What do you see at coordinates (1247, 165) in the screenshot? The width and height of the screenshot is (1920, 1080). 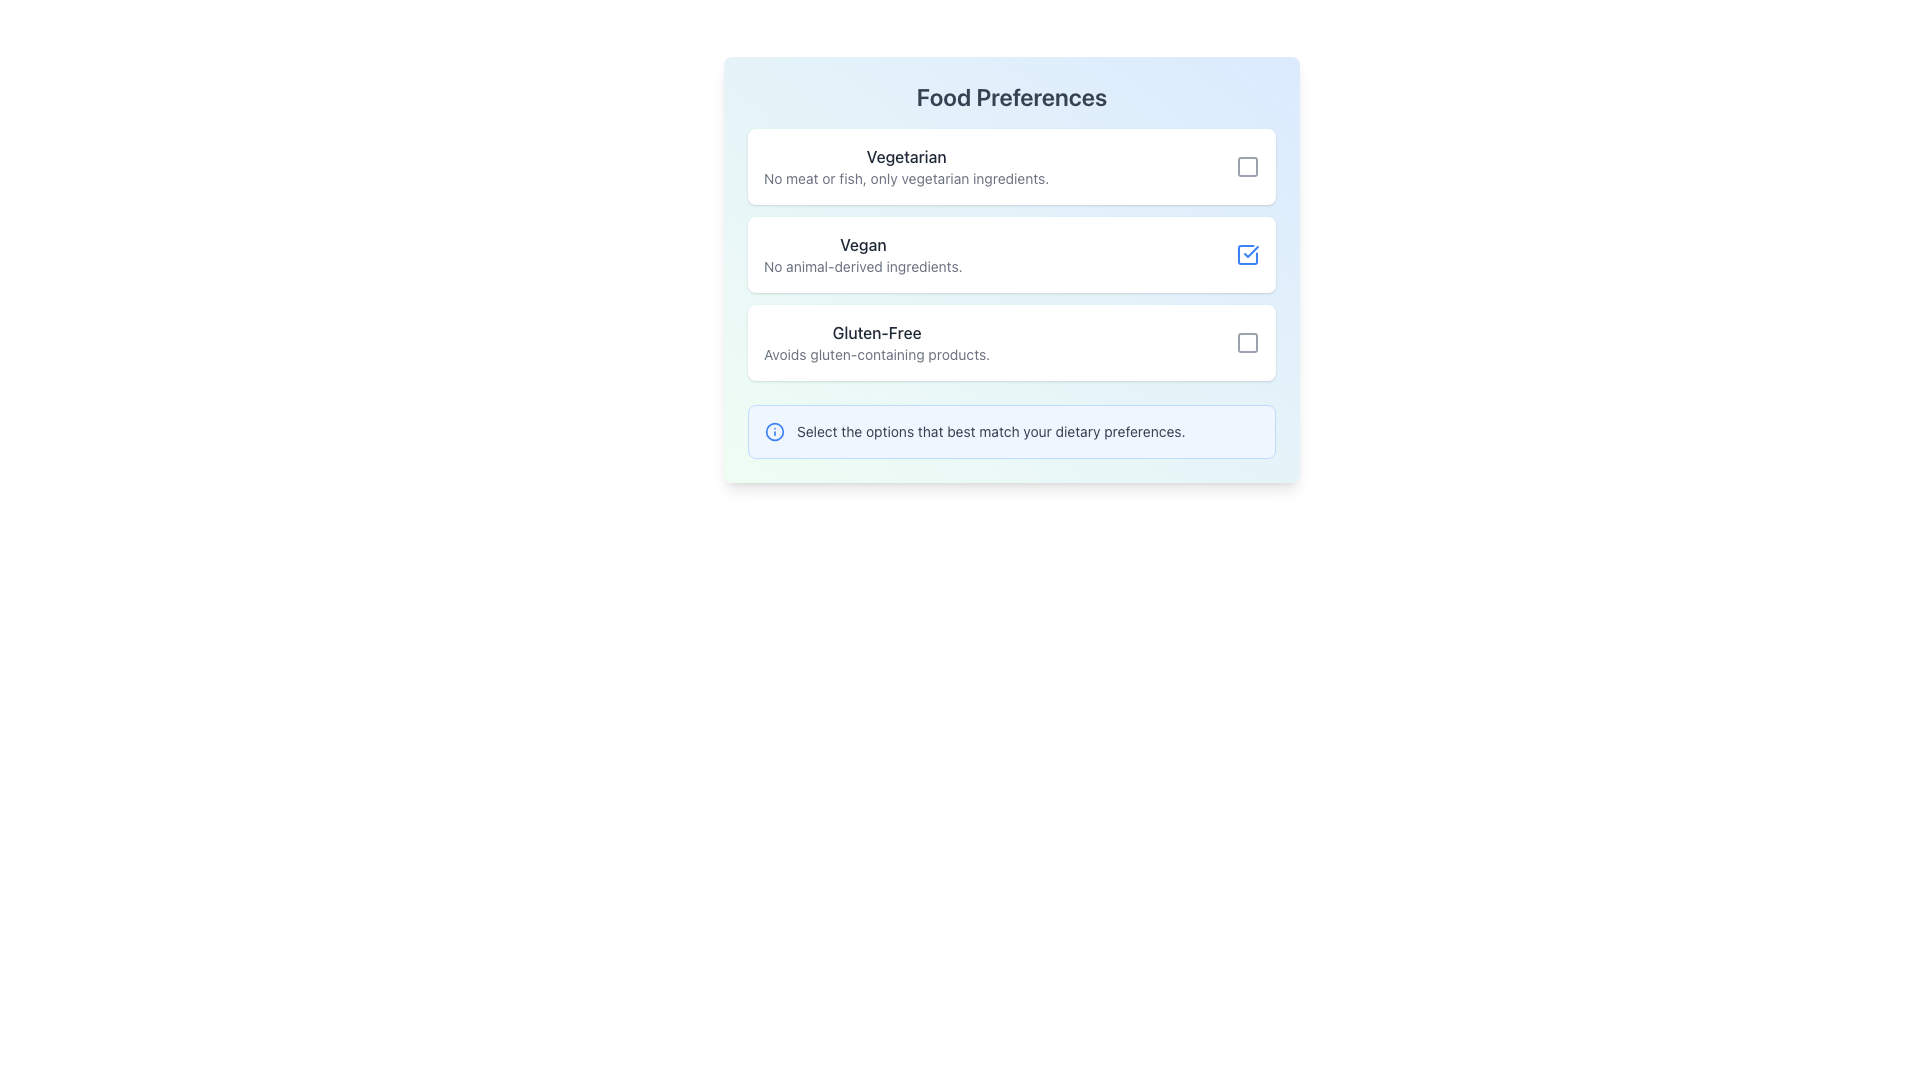 I see `the checkbox for the 'Vegetarian' preference` at bounding box center [1247, 165].